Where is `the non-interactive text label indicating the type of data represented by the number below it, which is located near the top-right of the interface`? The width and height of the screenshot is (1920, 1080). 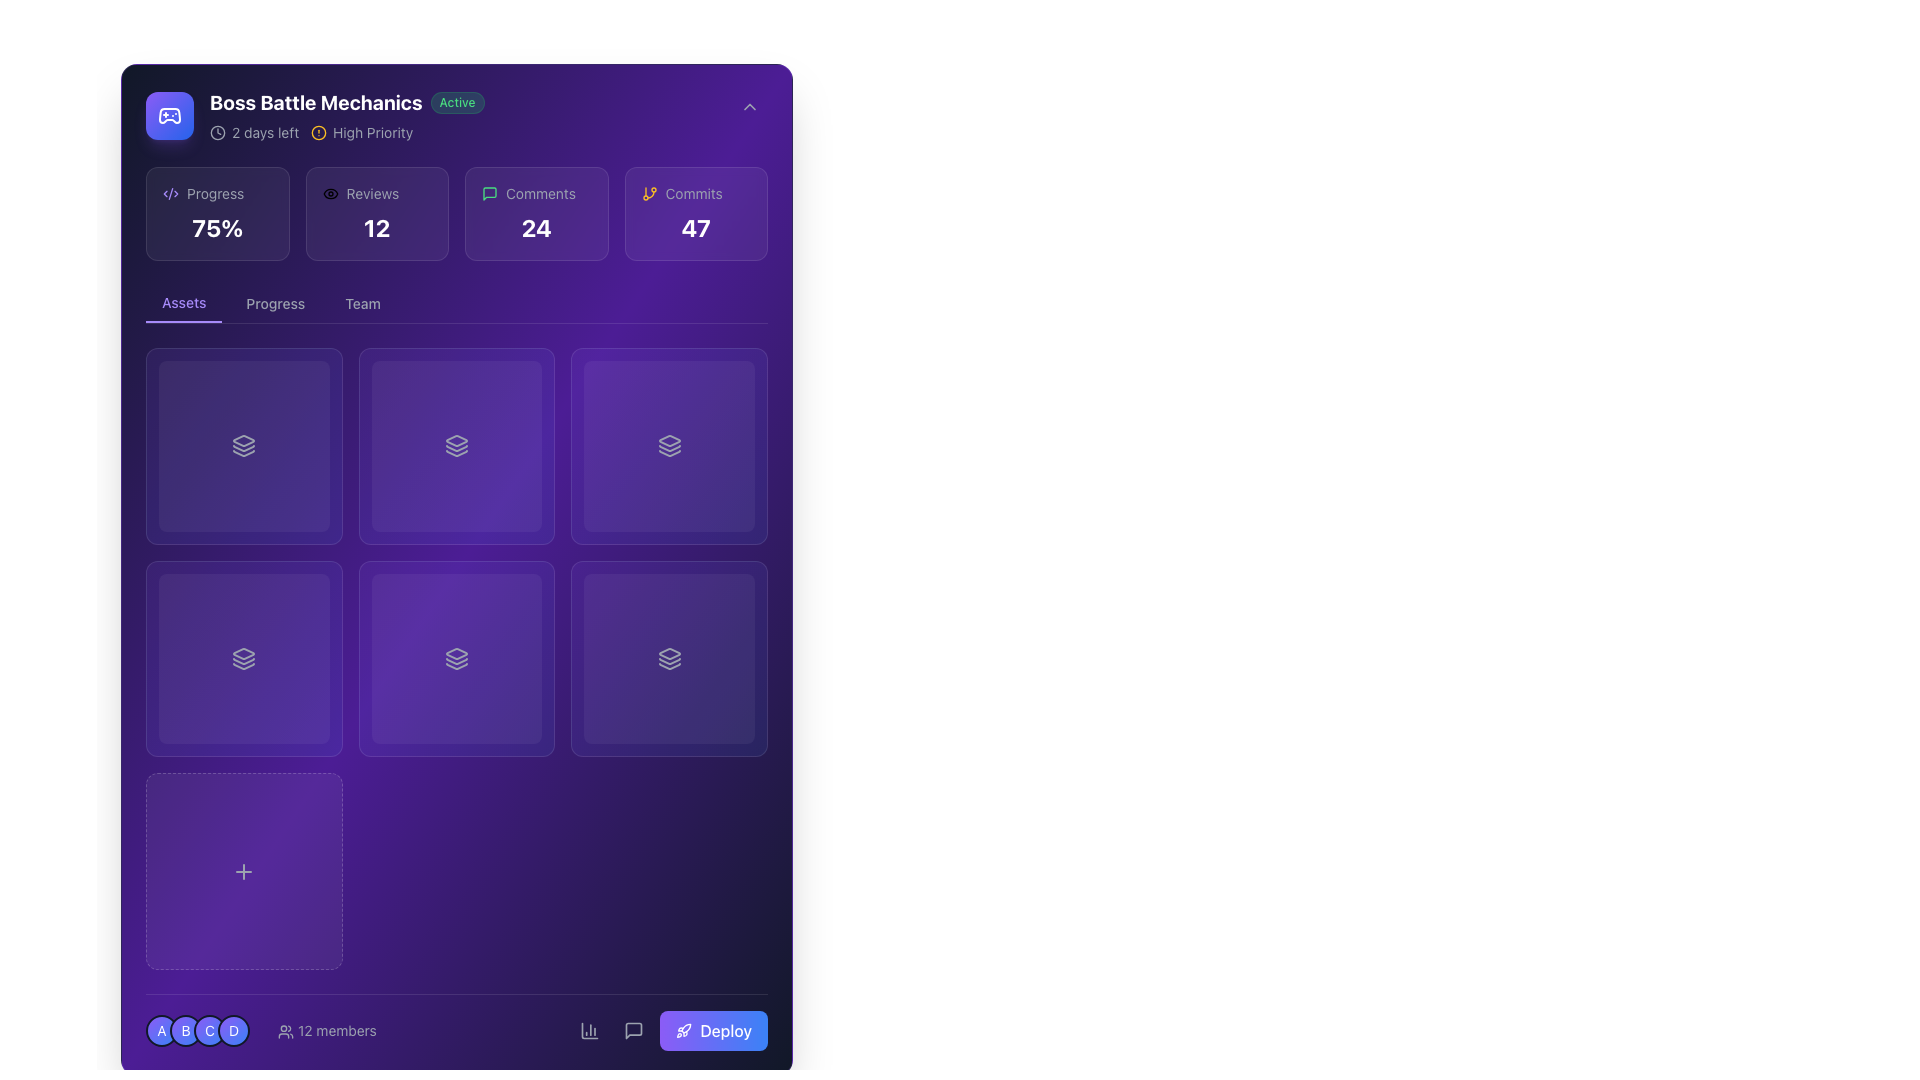
the non-interactive text label indicating the type of data represented by the number below it, which is located near the top-right of the interface is located at coordinates (694, 193).